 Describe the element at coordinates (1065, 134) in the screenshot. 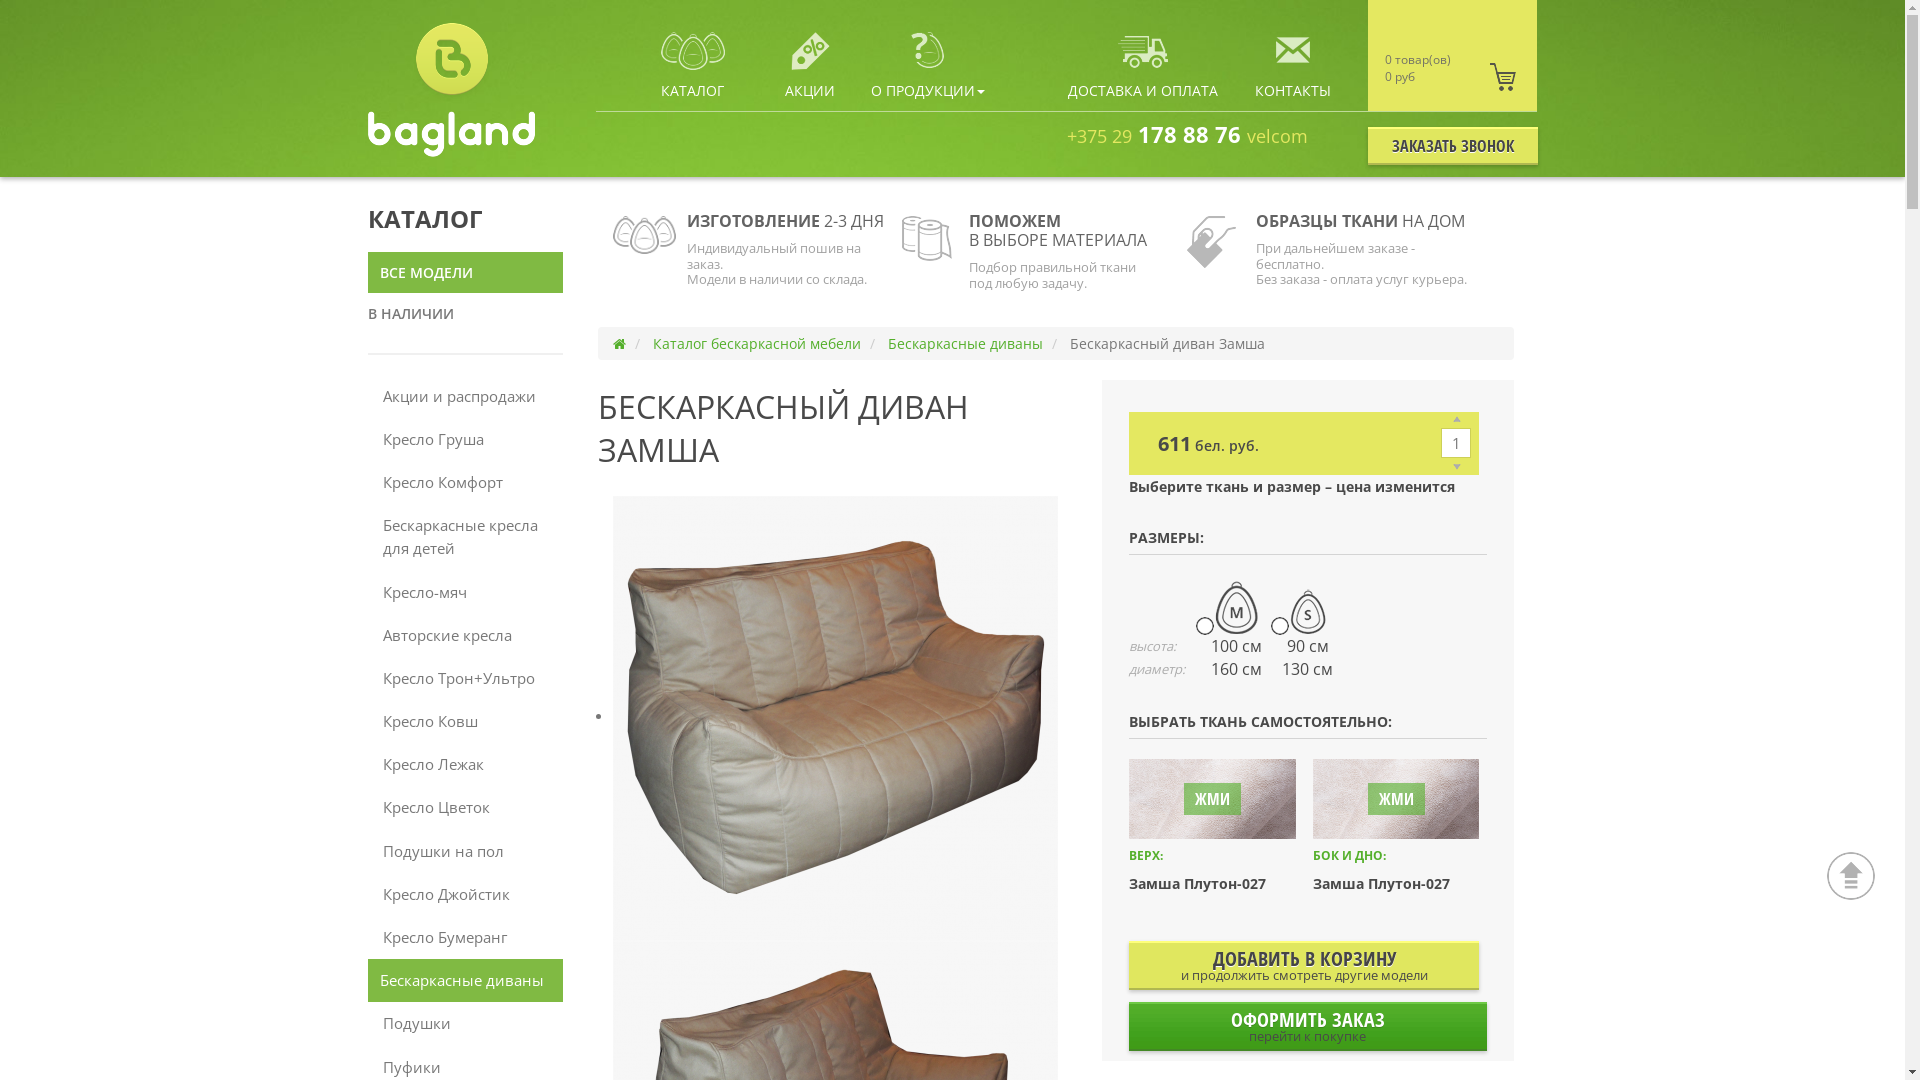

I see `'+375 29 178 88 76 velcom'` at that location.